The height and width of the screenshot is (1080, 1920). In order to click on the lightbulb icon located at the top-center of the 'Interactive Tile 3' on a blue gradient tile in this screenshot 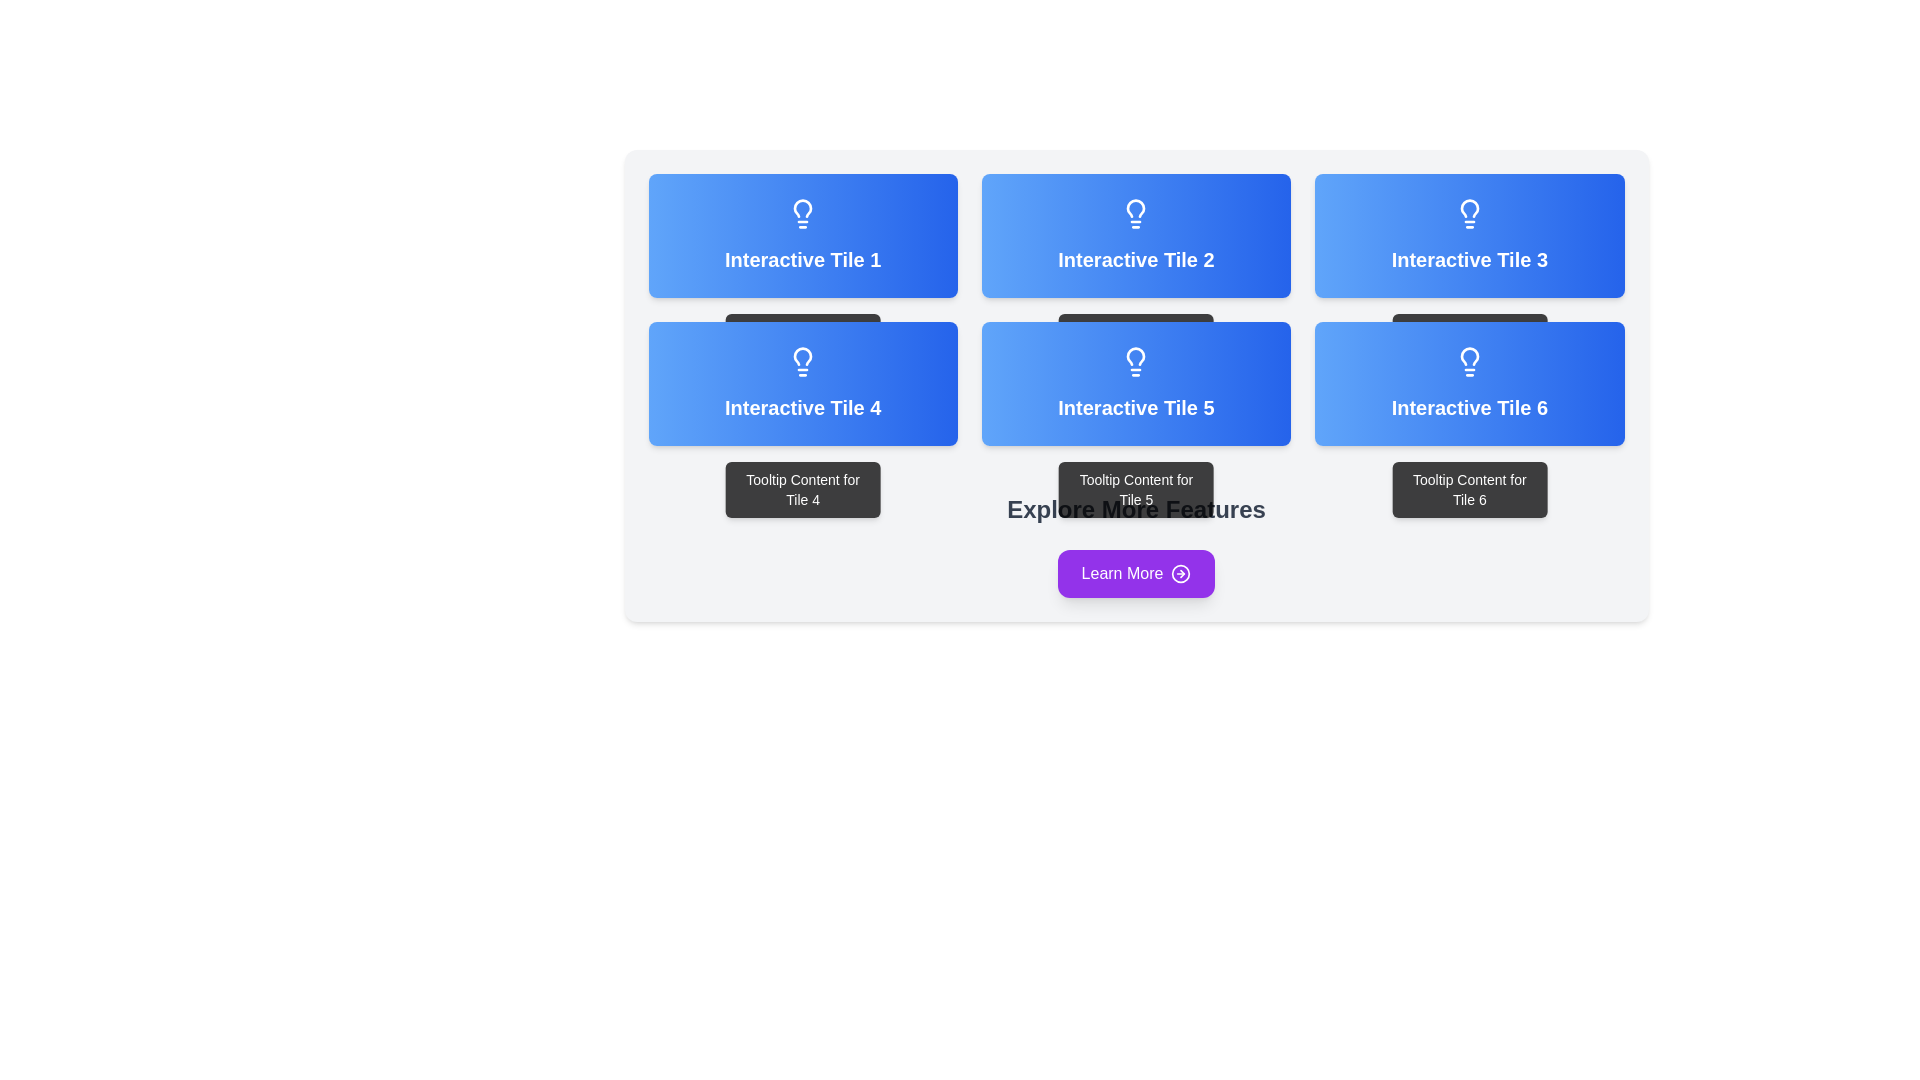, I will do `click(1469, 213)`.